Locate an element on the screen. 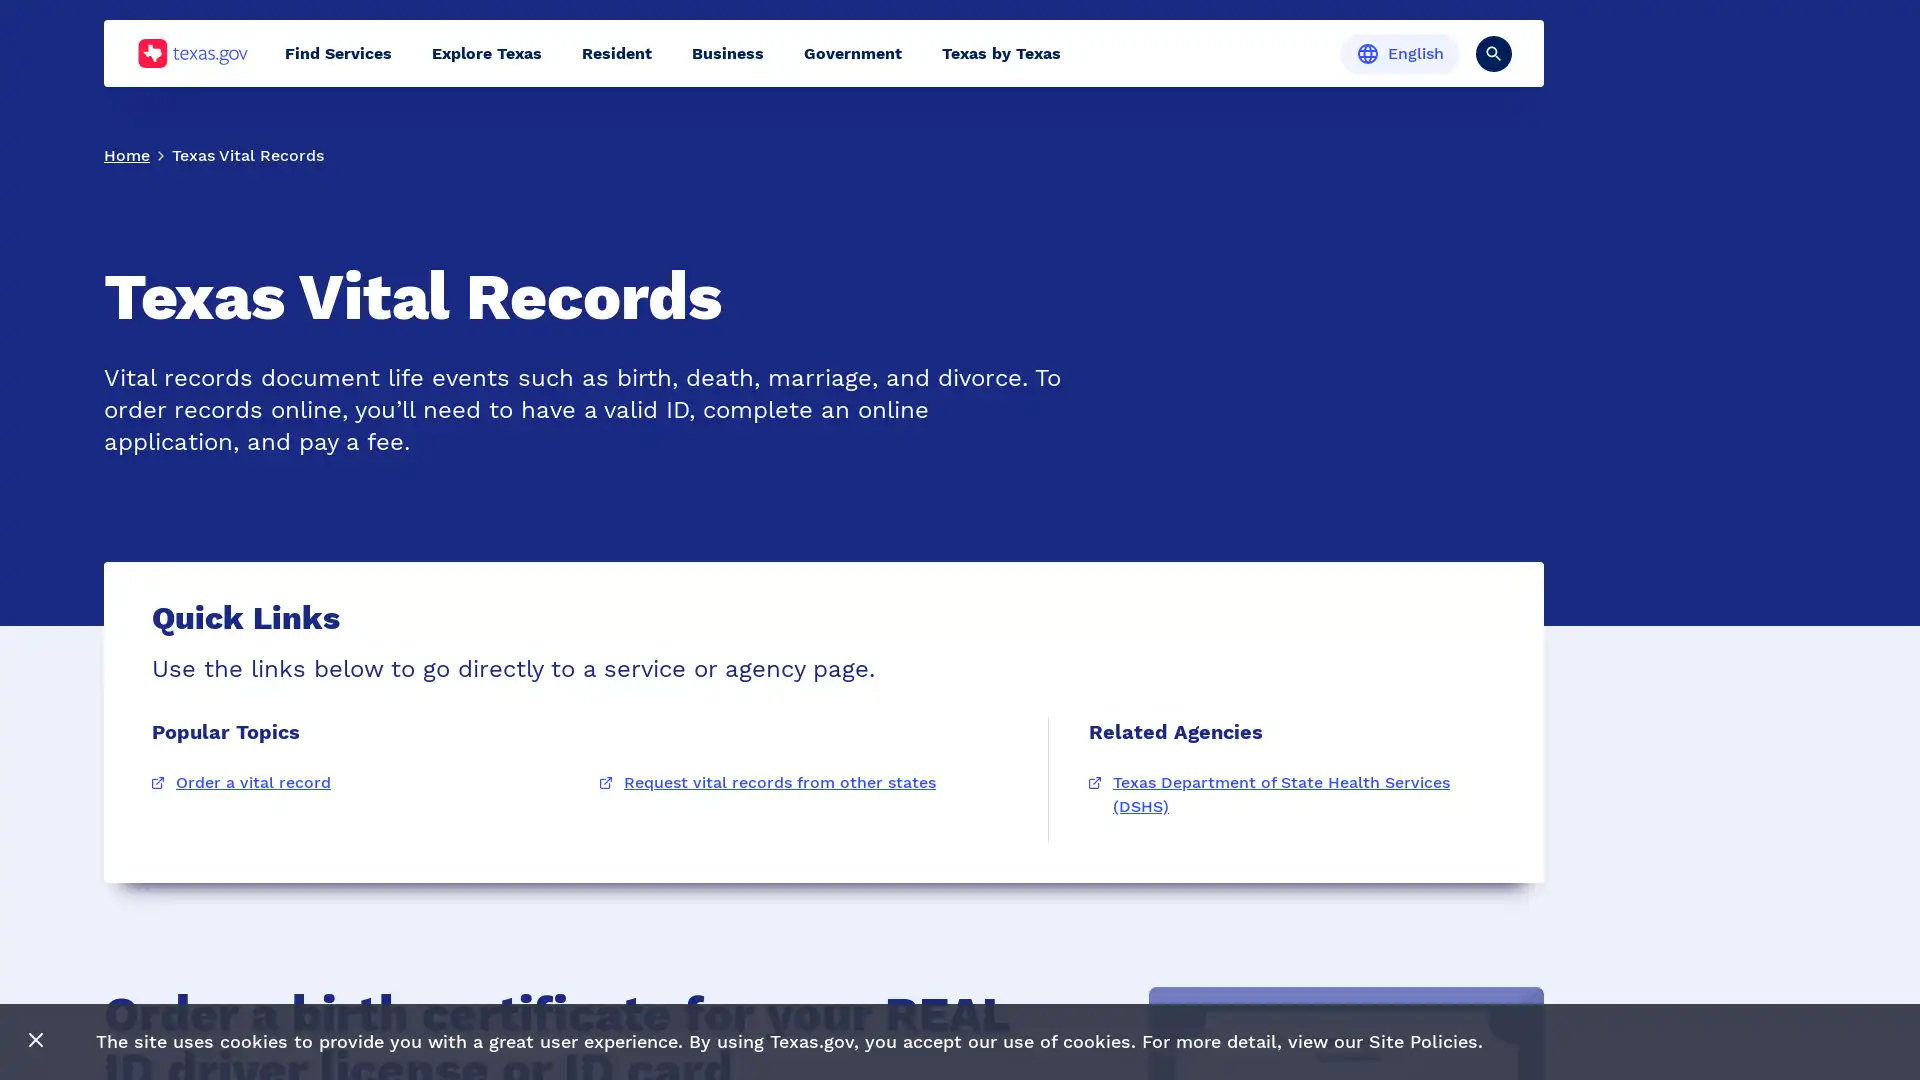 The image size is (1920, 1080). Government is located at coordinates (853, 52).